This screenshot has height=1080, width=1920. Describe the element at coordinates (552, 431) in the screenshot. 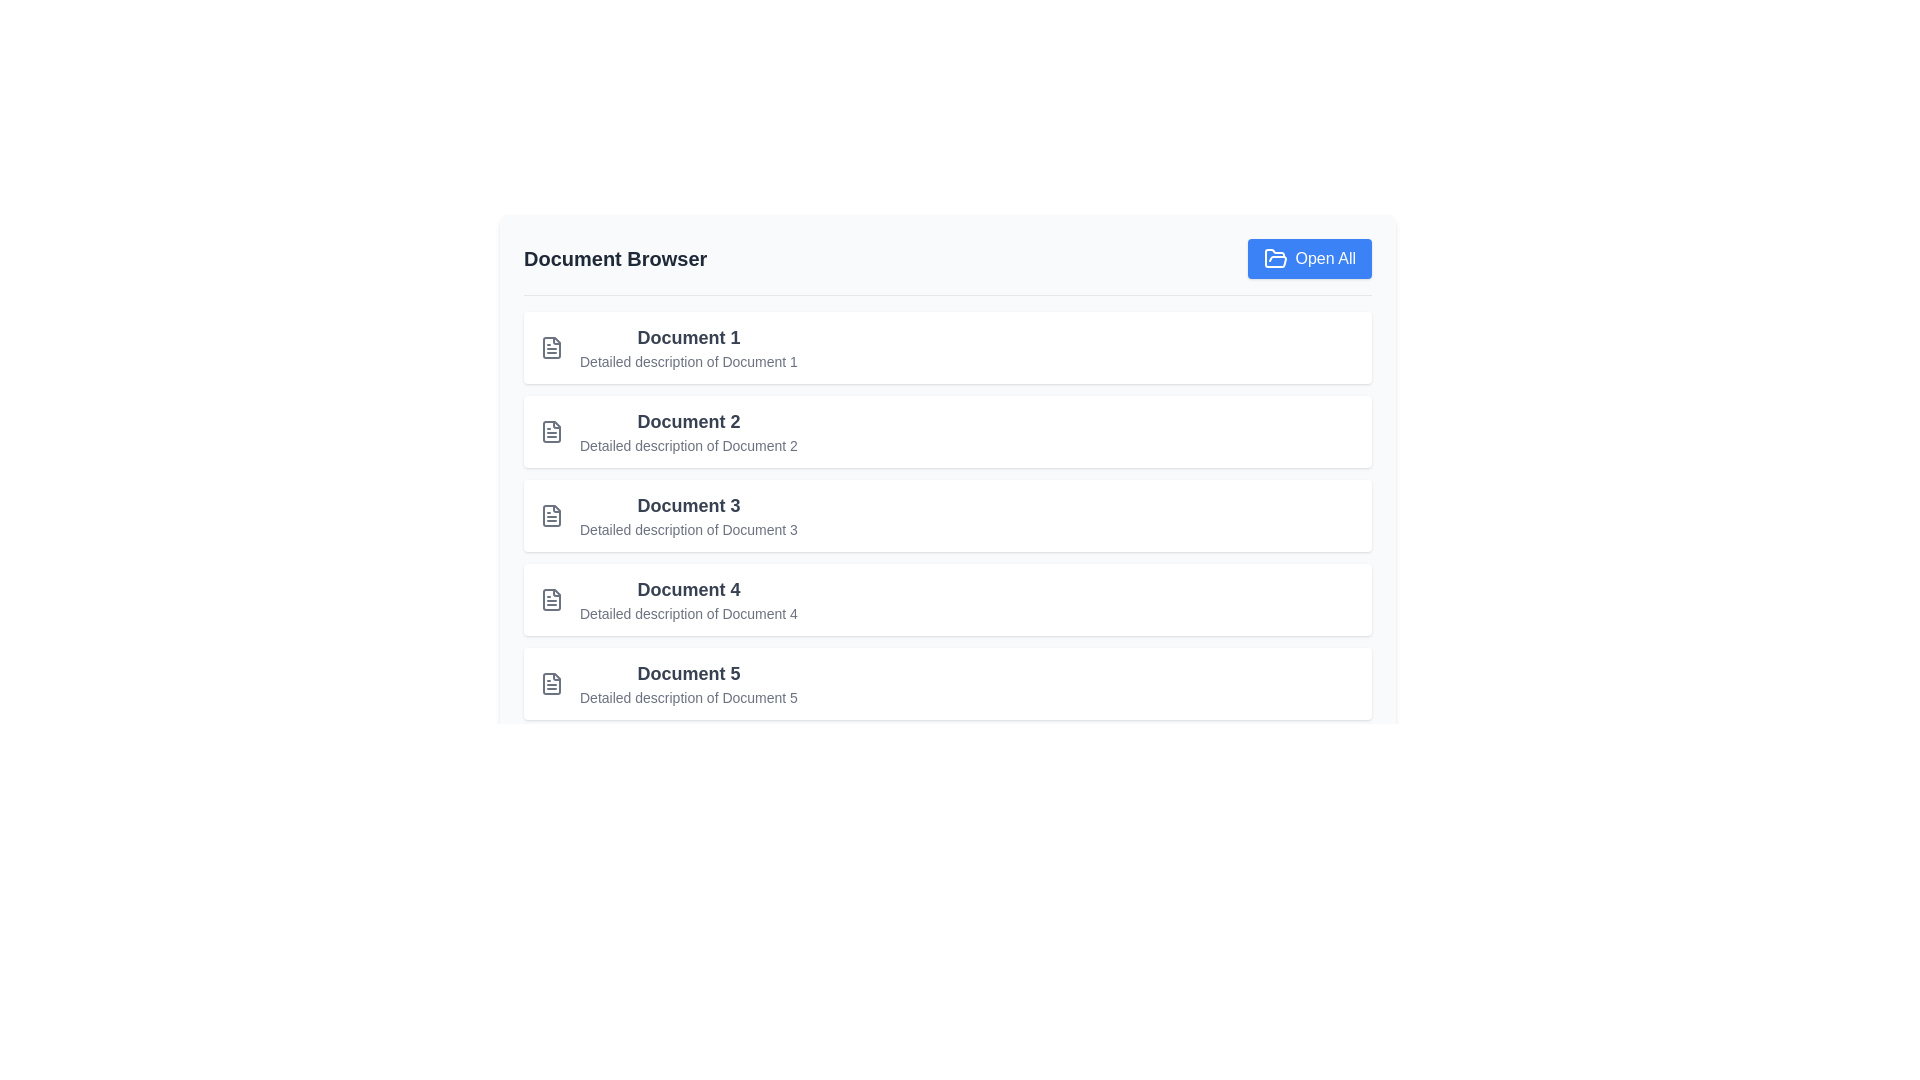

I see `the document icon located on the second list item of the document list titled 'Document 2' in the 'Document Browser' interface, which is rendered in muted gray color` at that location.